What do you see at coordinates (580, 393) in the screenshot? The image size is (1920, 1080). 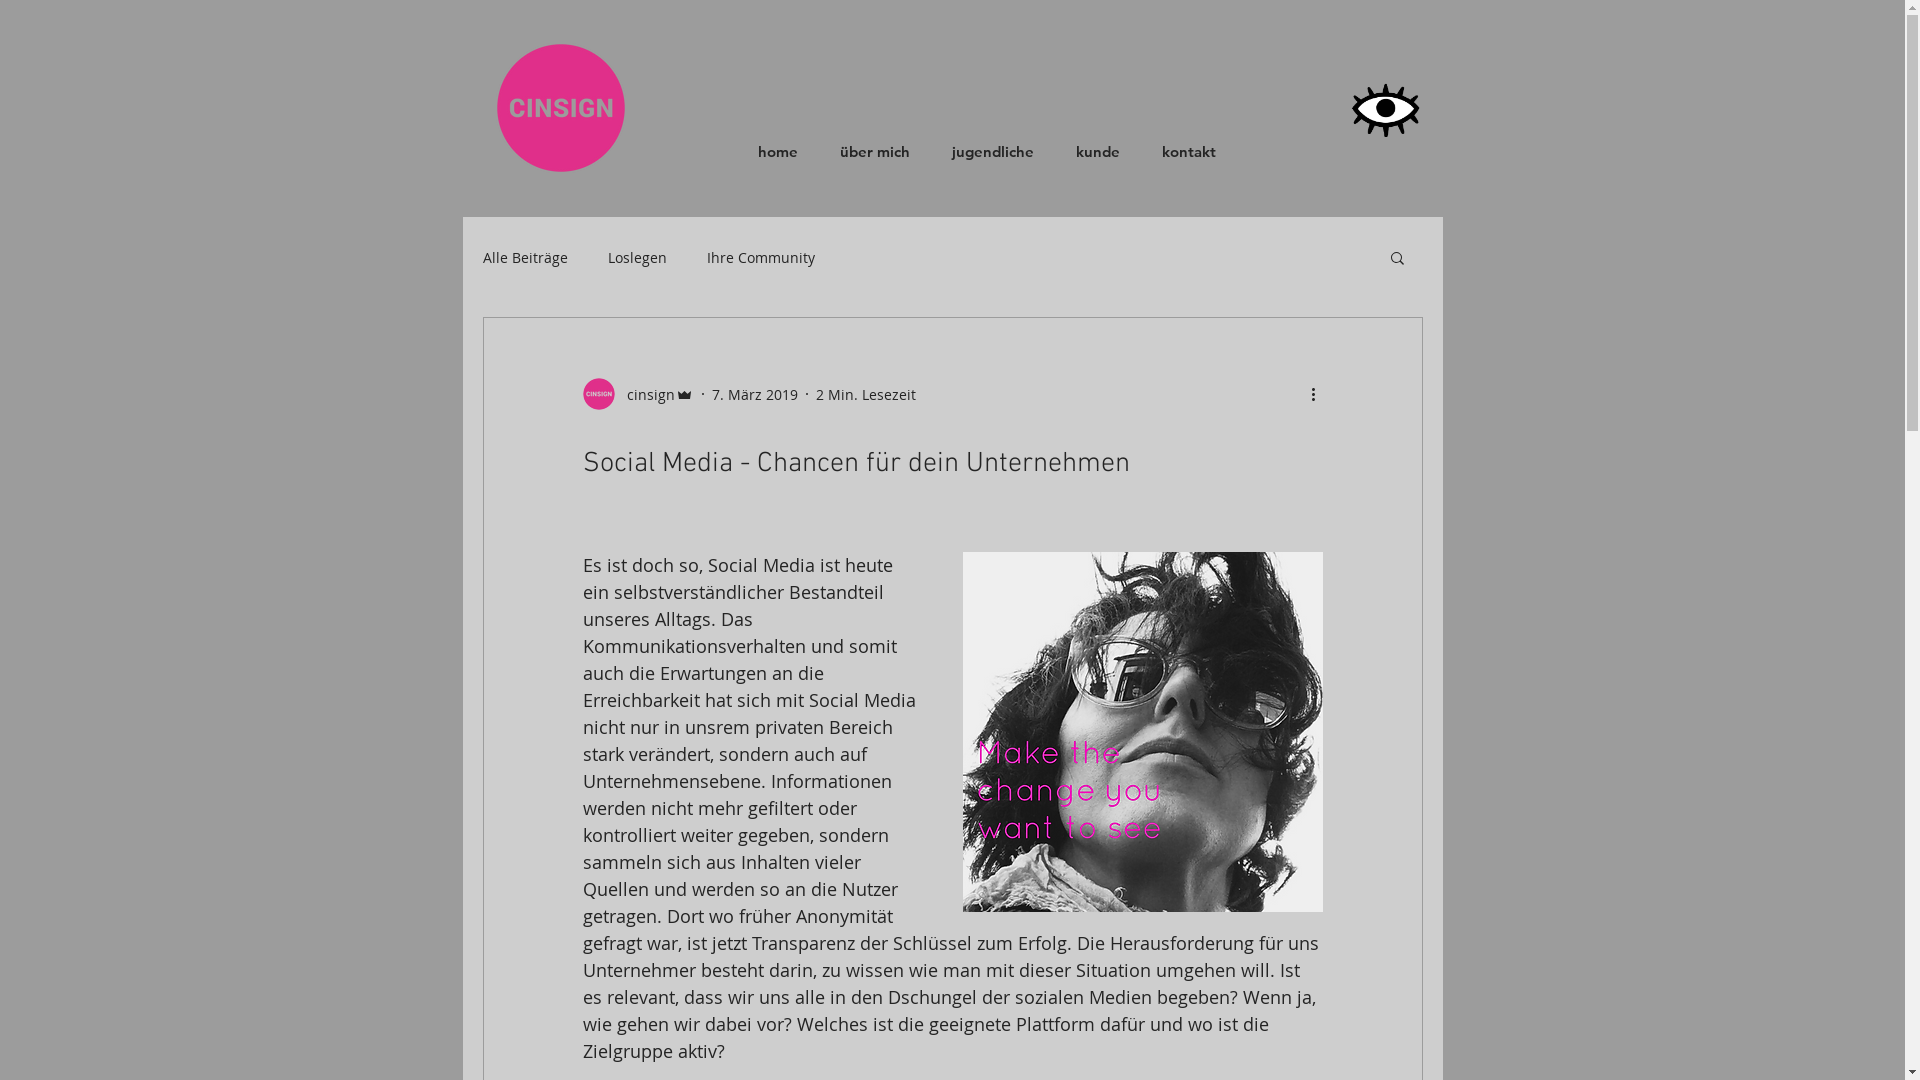 I see `'cinsign'` at bounding box center [580, 393].